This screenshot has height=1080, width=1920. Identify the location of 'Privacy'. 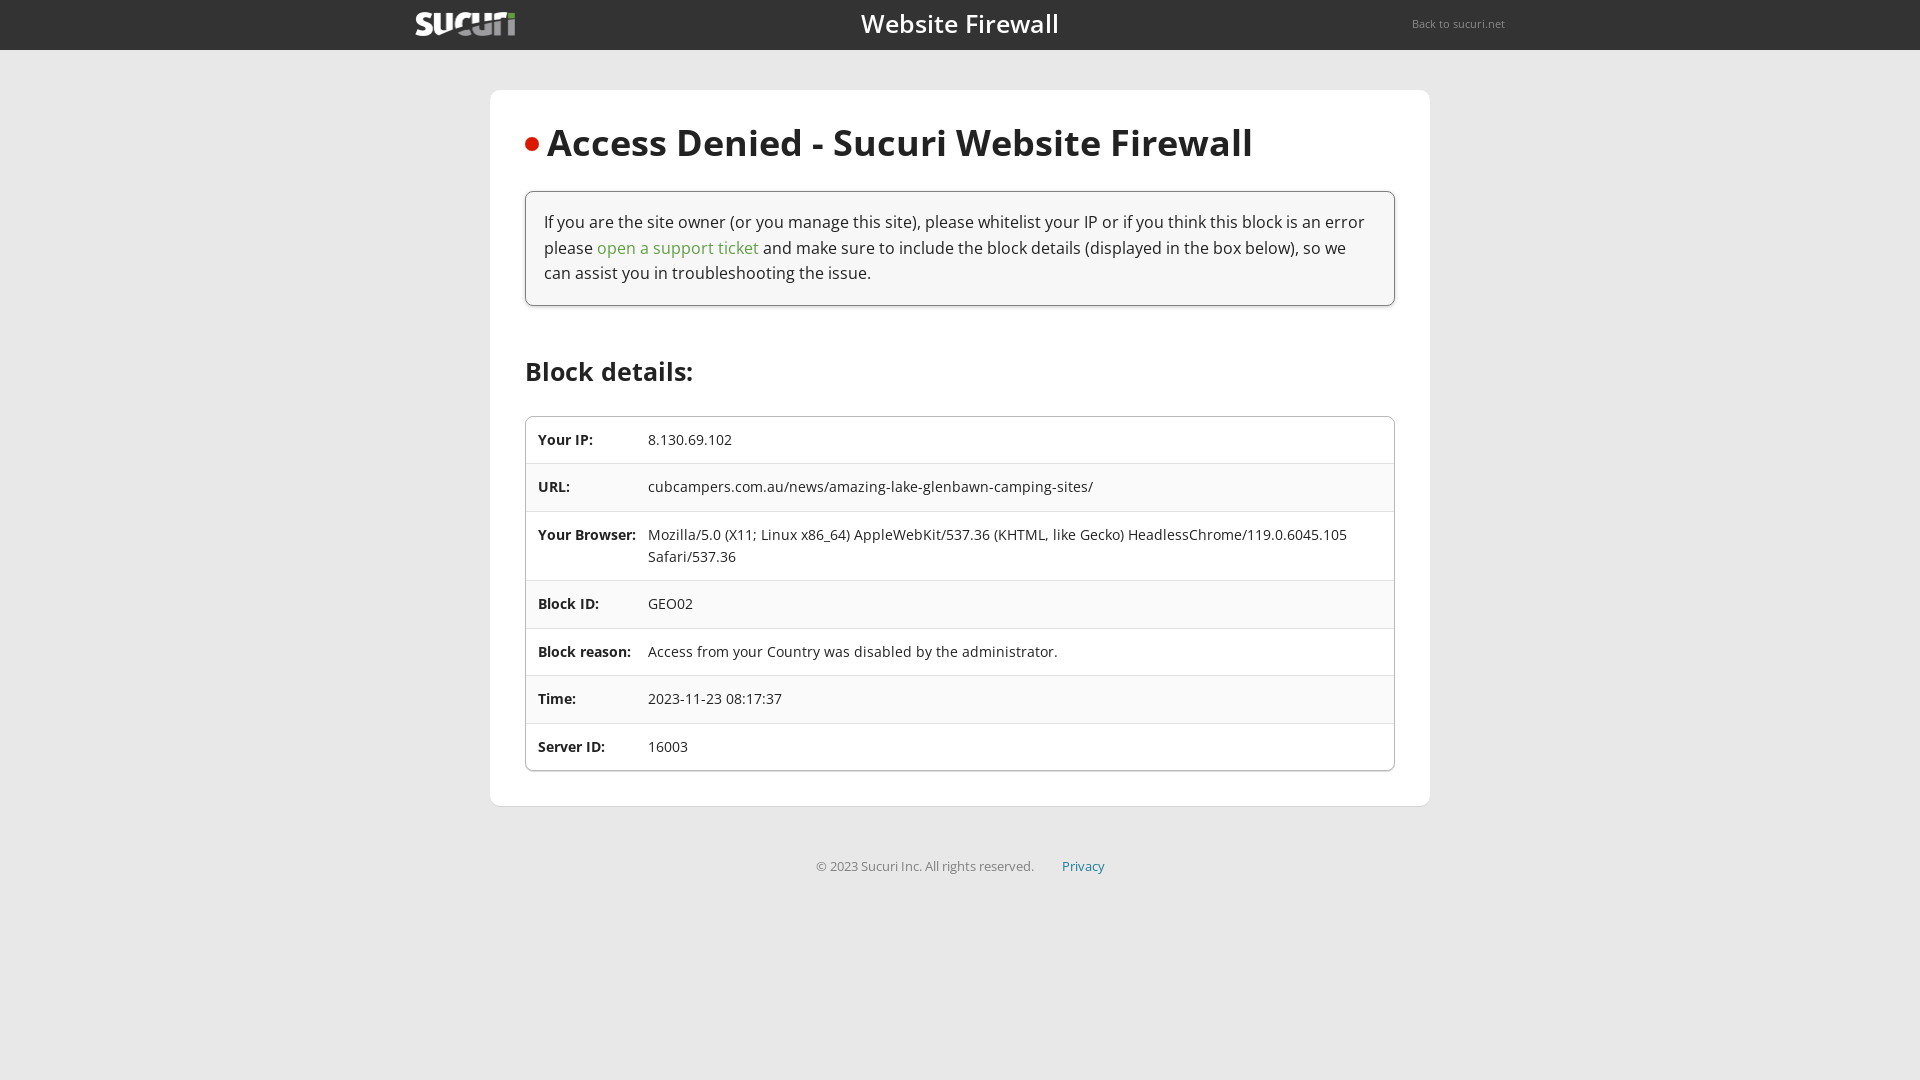
(1082, 865).